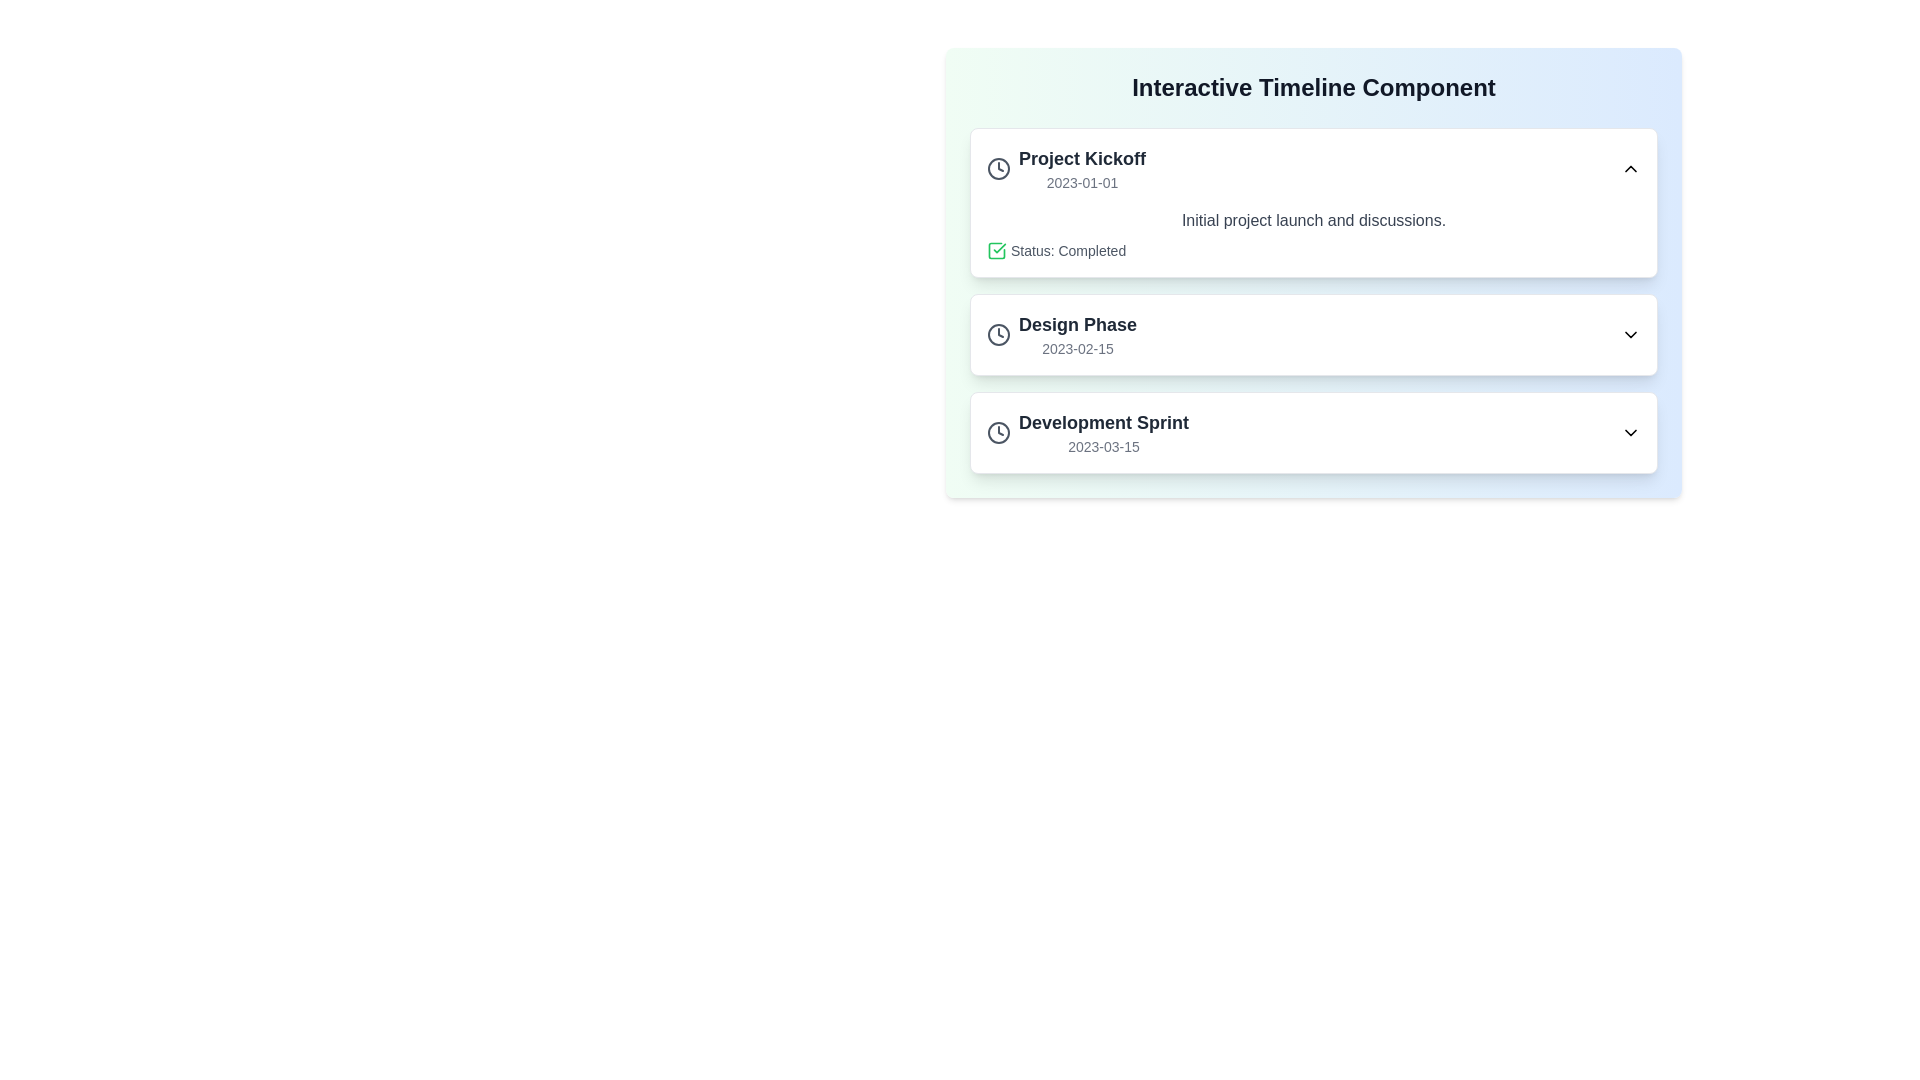  I want to click on the Text label displaying the date '2023-02-15', which is styled in gray and located beneath the header 'Design Phase', so click(1077, 347).